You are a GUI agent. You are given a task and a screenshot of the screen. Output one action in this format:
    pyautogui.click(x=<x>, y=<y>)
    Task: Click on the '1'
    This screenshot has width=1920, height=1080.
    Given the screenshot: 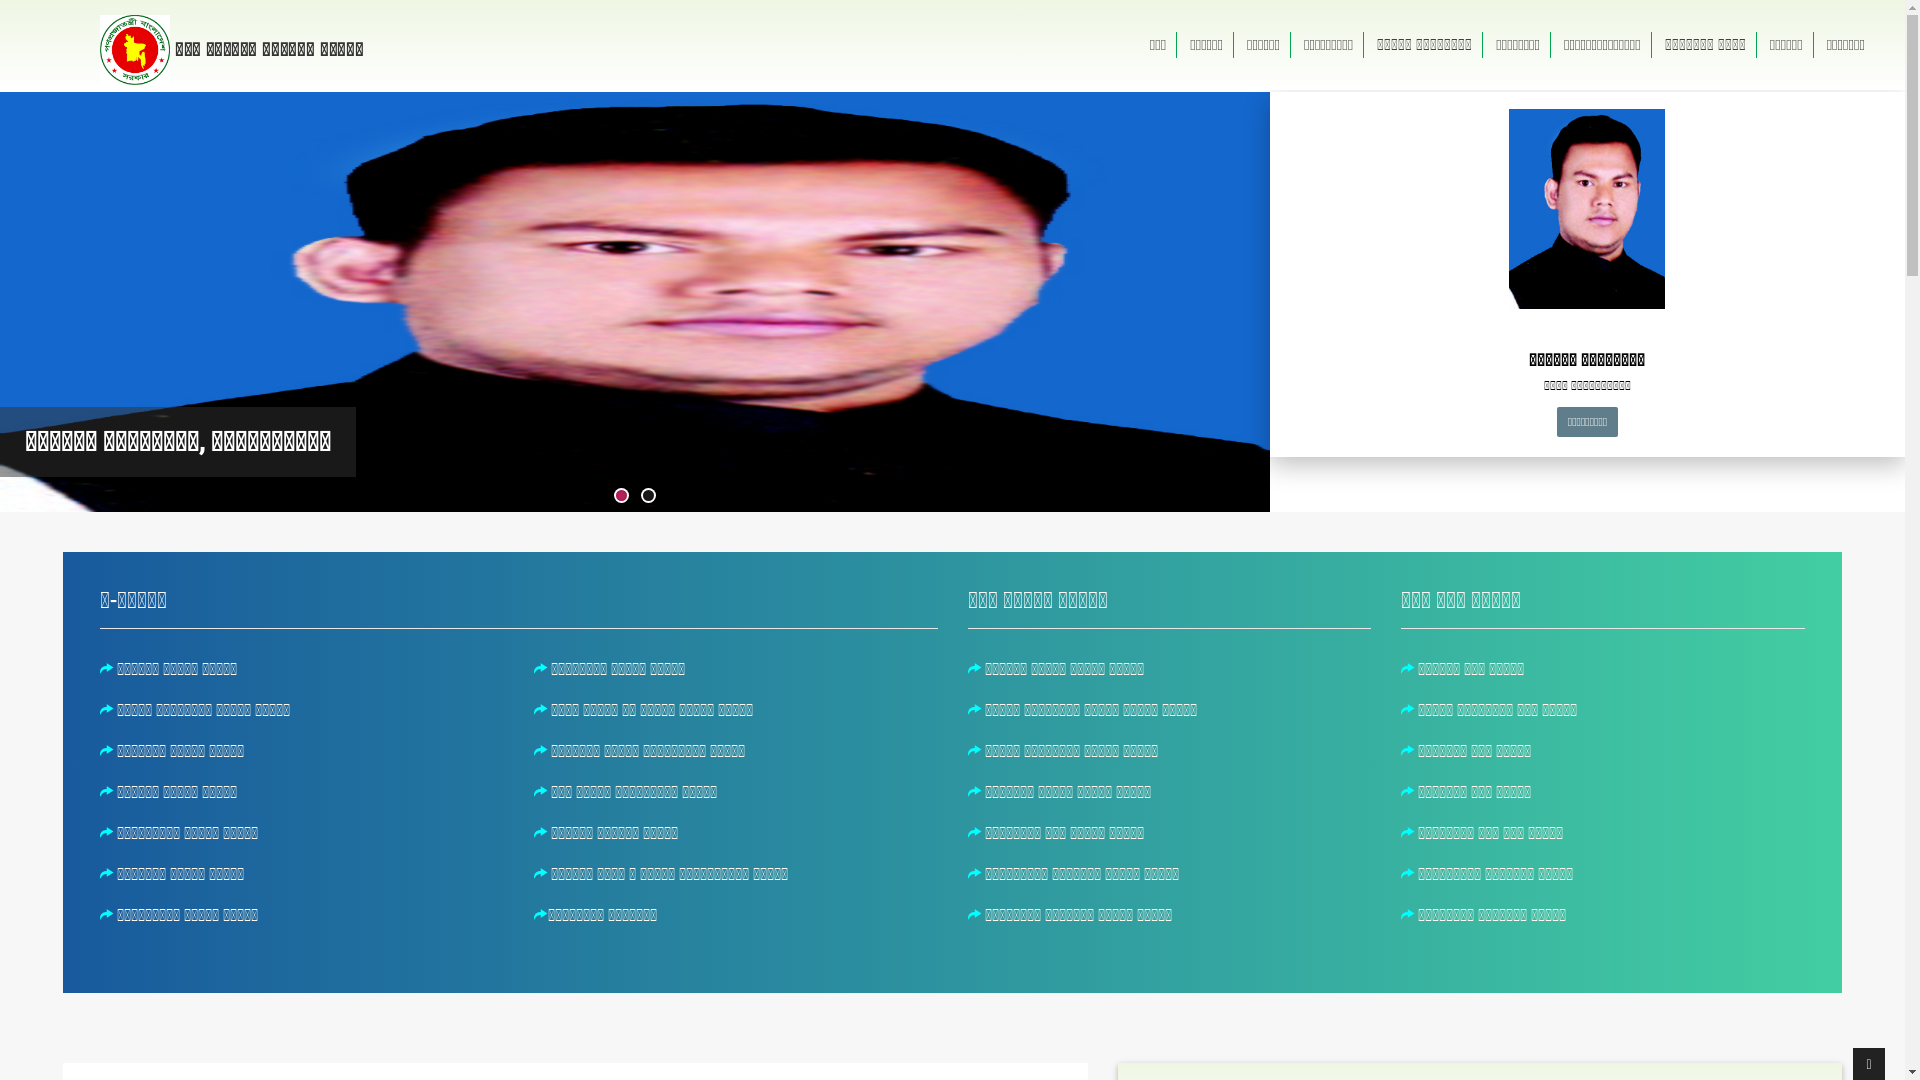 What is the action you would take?
    pyautogui.click(x=614, y=495)
    